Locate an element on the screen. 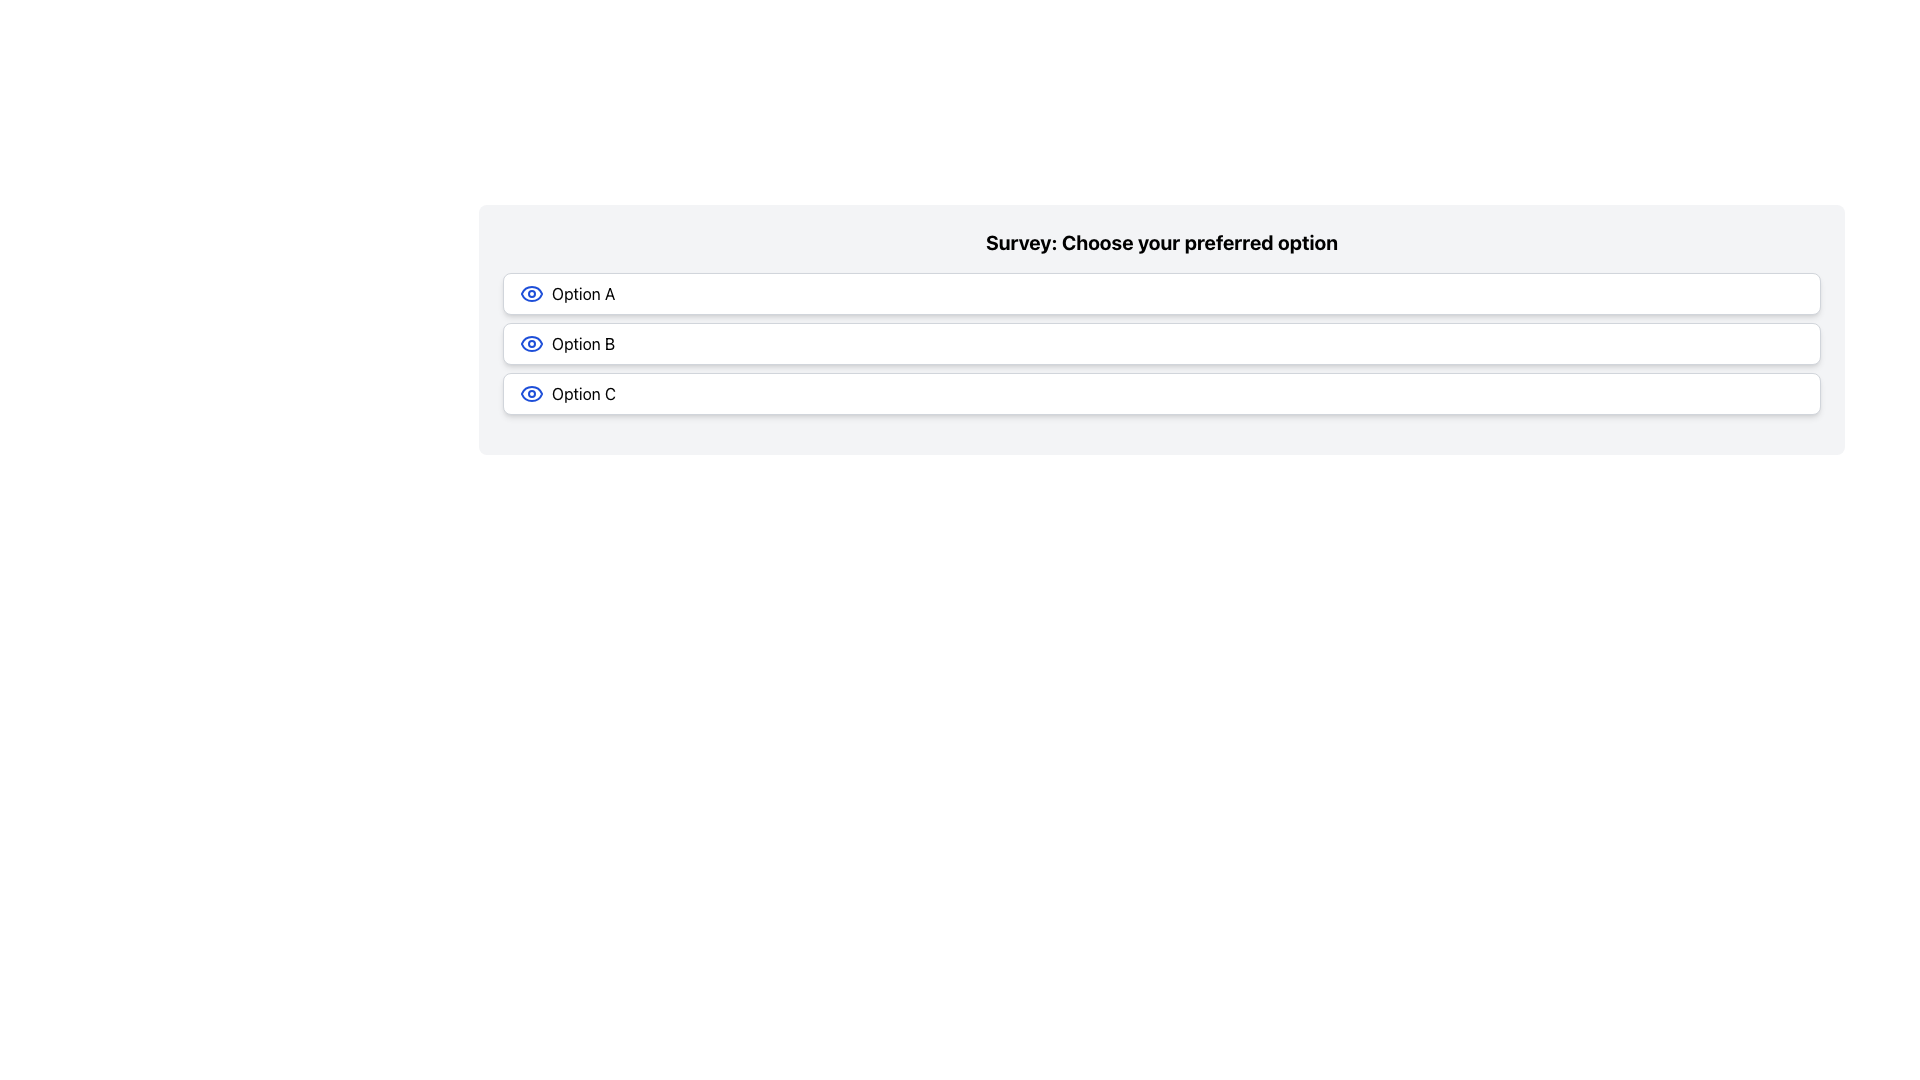 The width and height of the screenshot is (1920, 1080). the 'Option C' button, which is the last option in the survey section titled 'Survey: Choose your preferred option' is located at coordinates (1161, 393).